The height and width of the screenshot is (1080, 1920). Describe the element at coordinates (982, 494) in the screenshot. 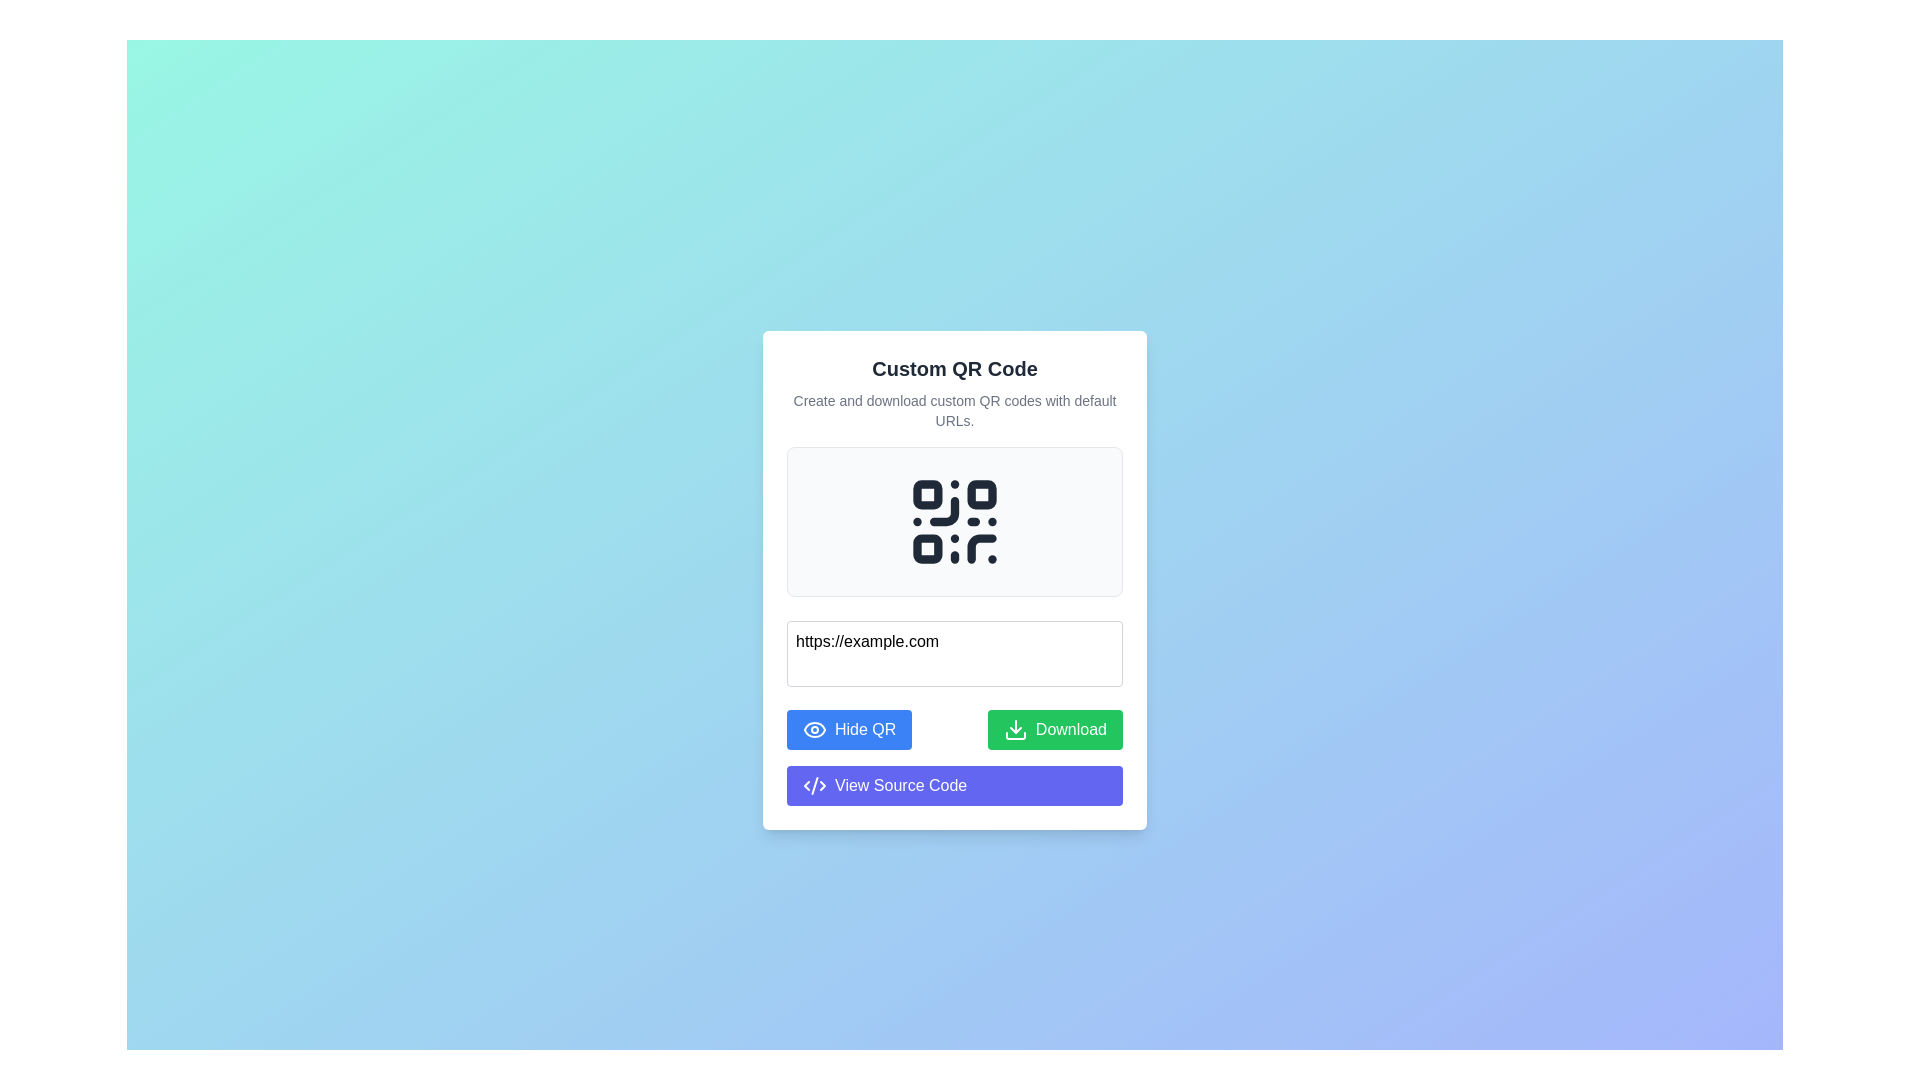

I see `the second square with rounded corners in the top row of the QR code graphic, which is a dark-colored static graphical component` at that location.